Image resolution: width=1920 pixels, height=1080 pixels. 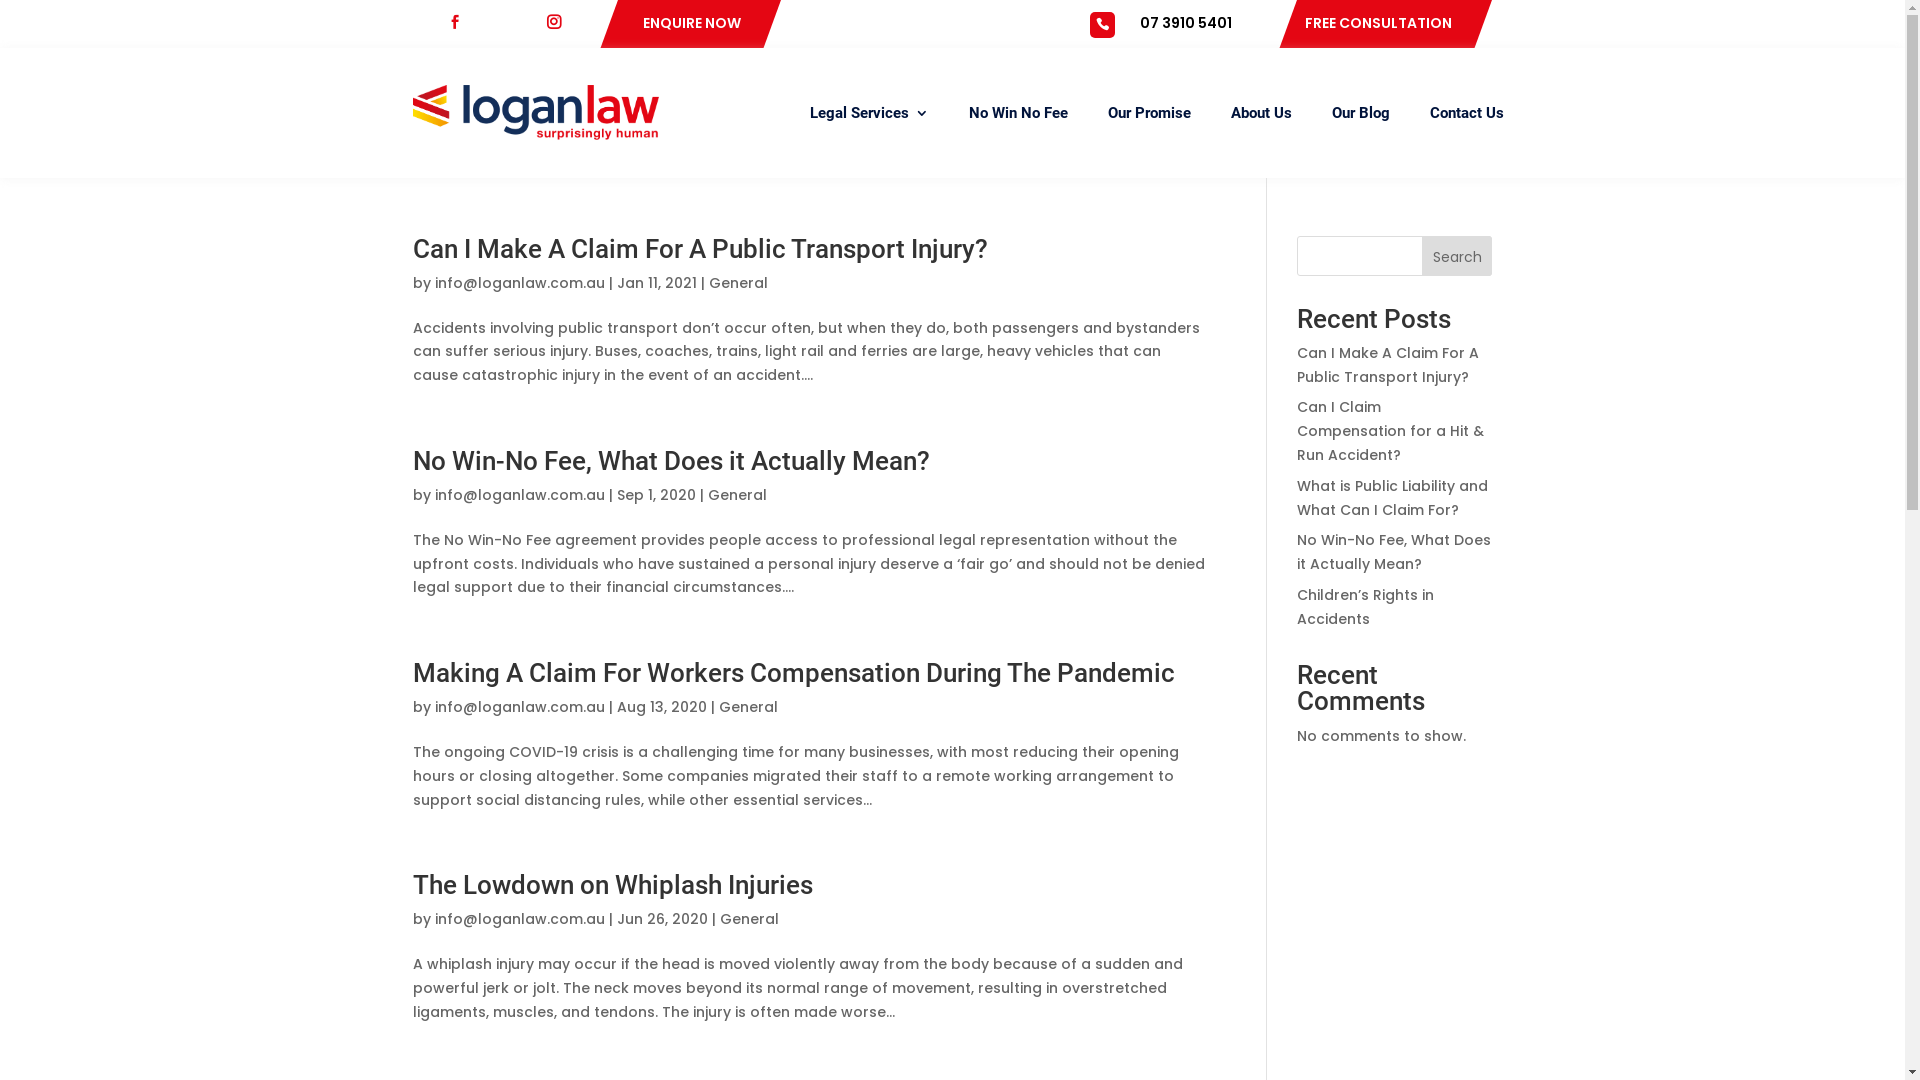 I want to click on 'ig', so click(x=559, y=23).